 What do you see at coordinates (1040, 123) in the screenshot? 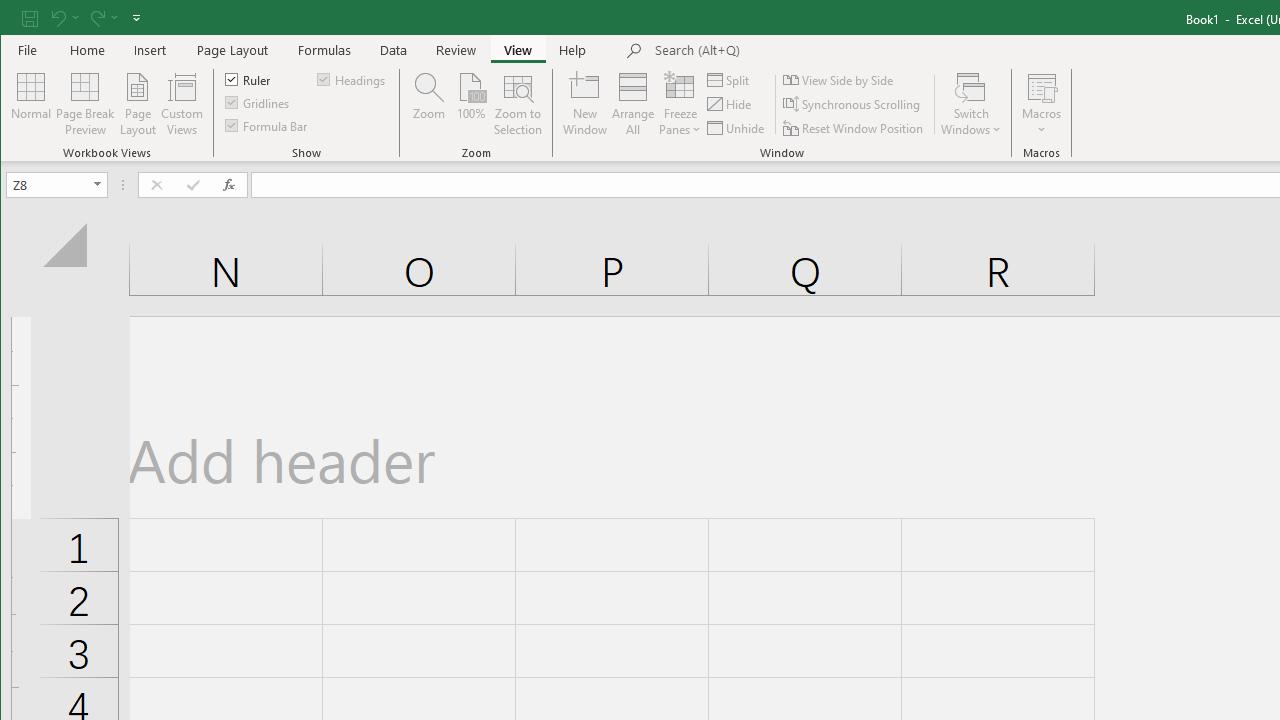
I see `'More Options'` at bounding box center [1040, 123].